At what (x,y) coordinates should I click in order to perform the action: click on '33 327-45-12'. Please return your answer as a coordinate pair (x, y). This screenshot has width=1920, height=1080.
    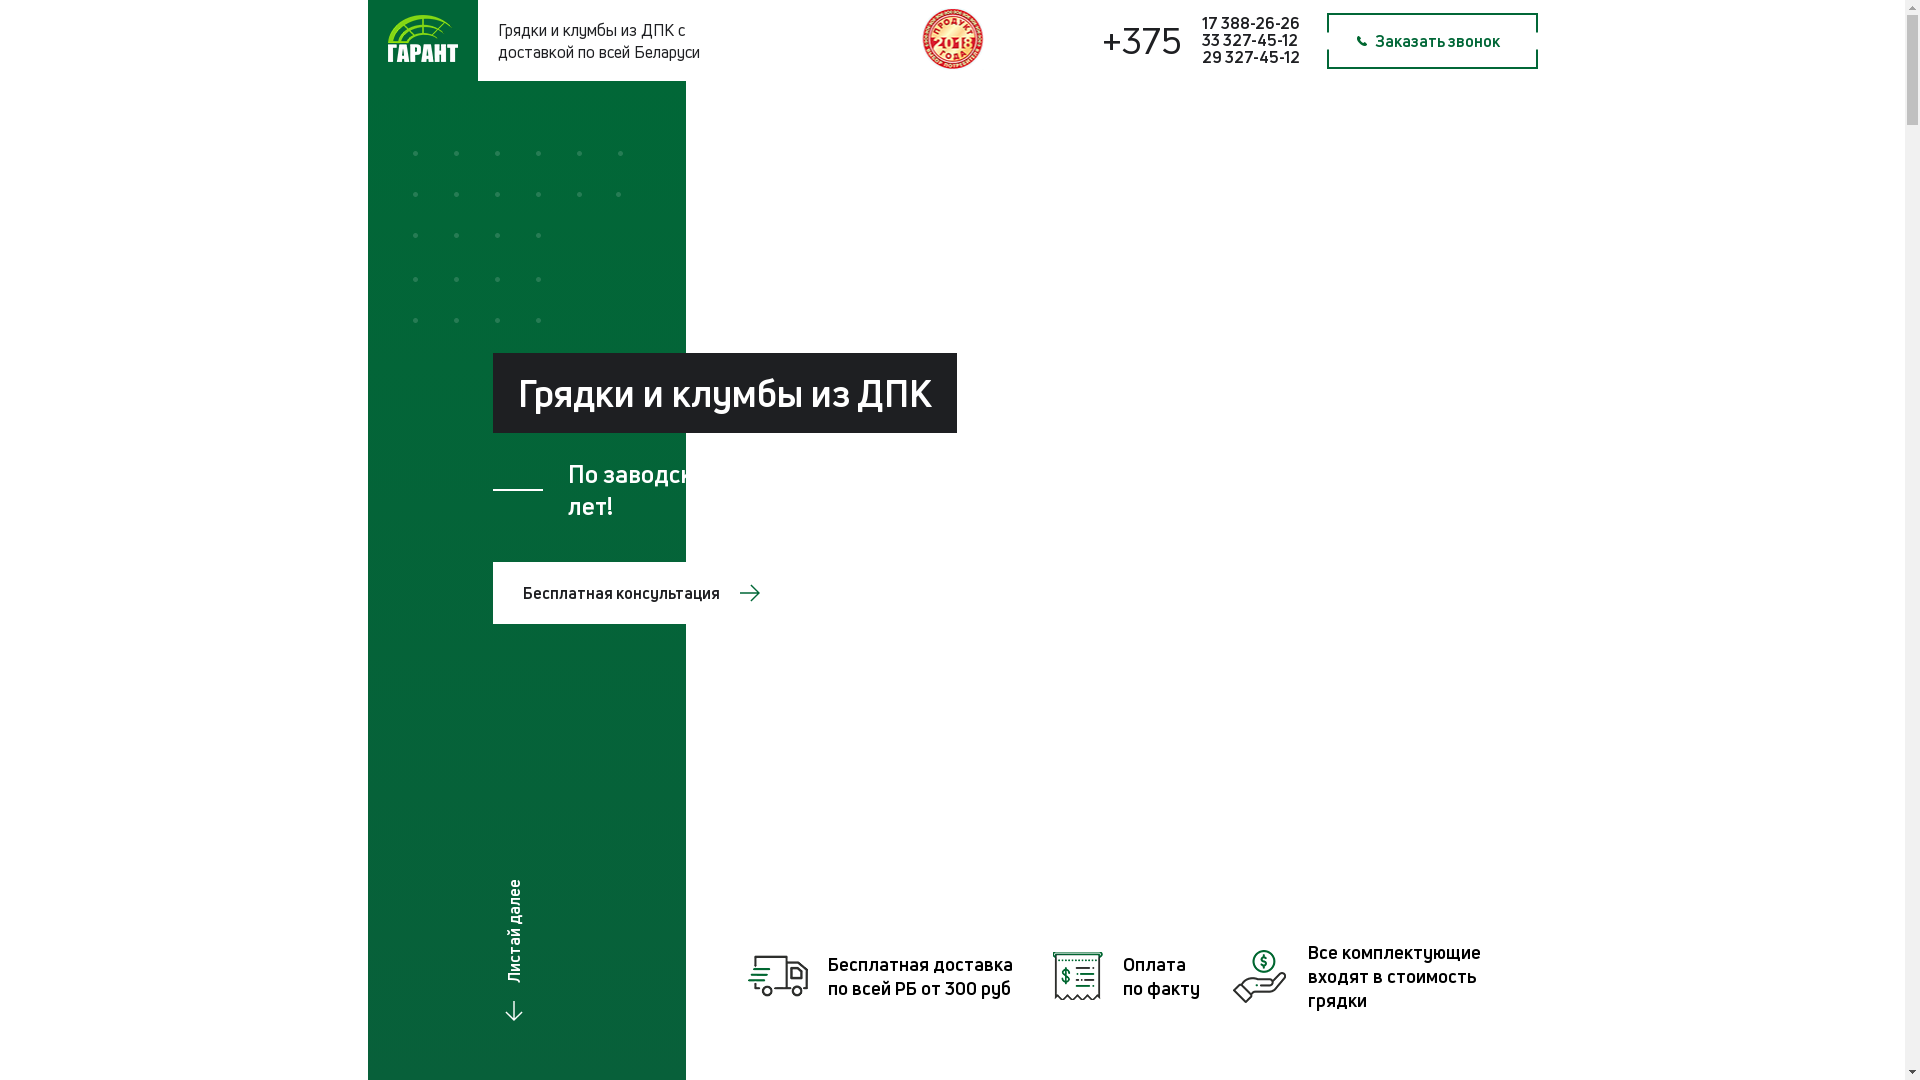
    Looking at the image, I should click on (1200, 39).